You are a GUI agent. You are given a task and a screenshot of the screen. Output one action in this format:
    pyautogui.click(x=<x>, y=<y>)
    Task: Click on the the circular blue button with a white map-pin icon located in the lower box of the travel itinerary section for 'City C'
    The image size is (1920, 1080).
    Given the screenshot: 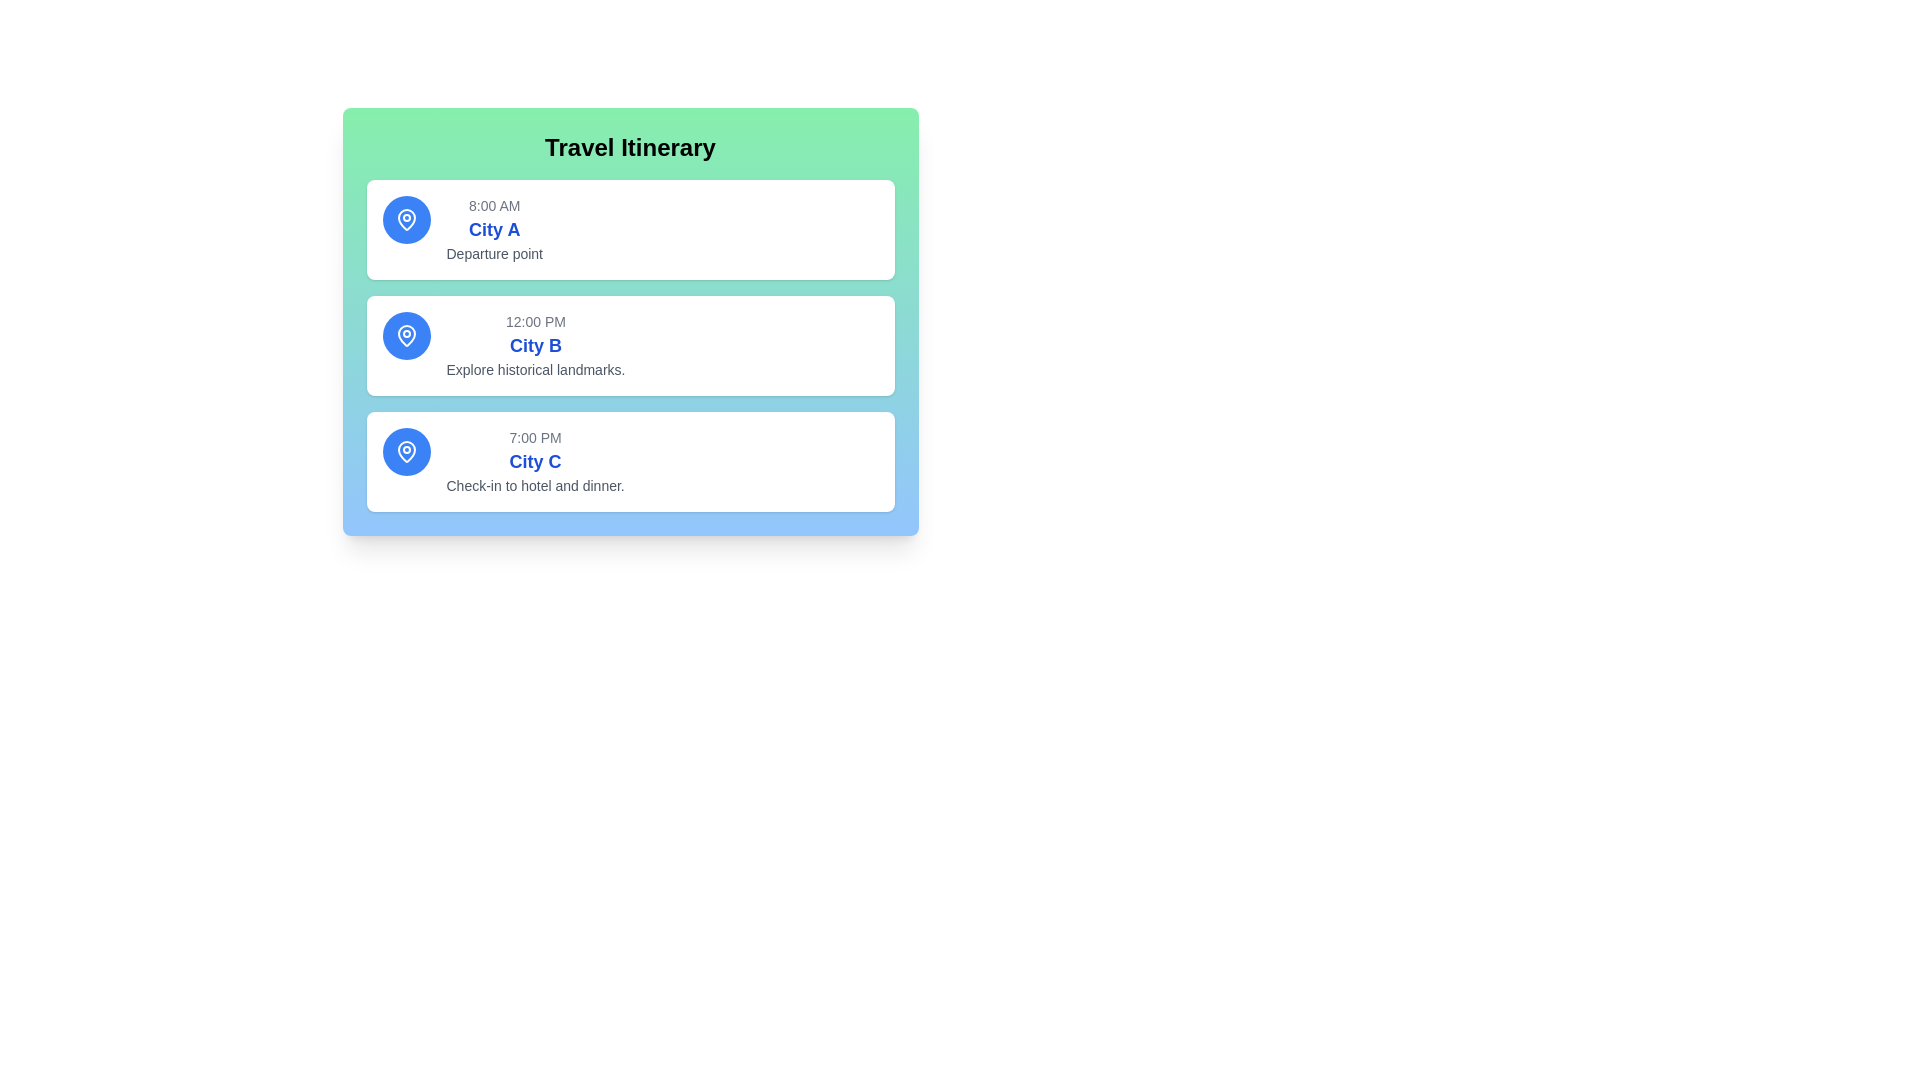 What is the action you would take?
    pyautogui.click(x=405, y=451)
    